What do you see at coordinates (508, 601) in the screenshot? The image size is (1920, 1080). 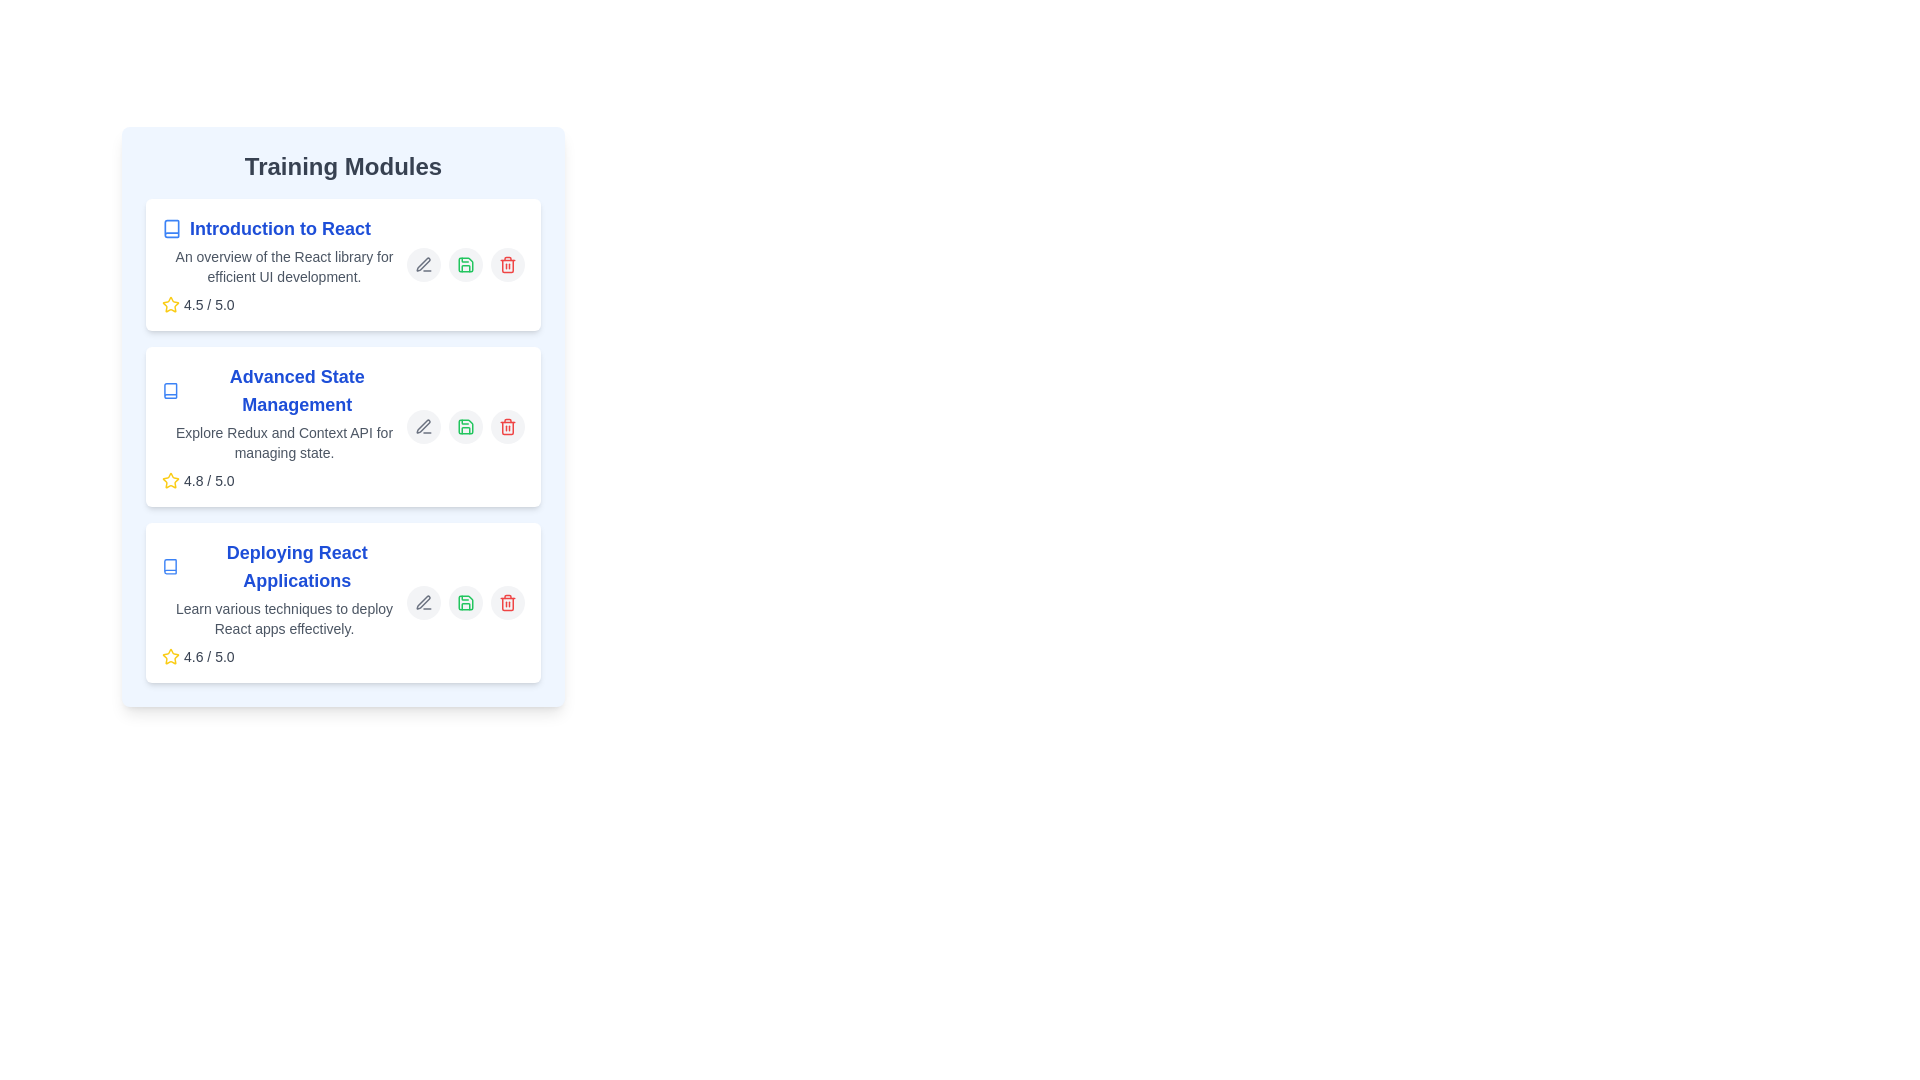 I see `the rounded delete button with a trash can icon located at the bottom right of the 'Deploying React Applications' module card to interact via keyboard if accessible` at bounding box center [508, 601].